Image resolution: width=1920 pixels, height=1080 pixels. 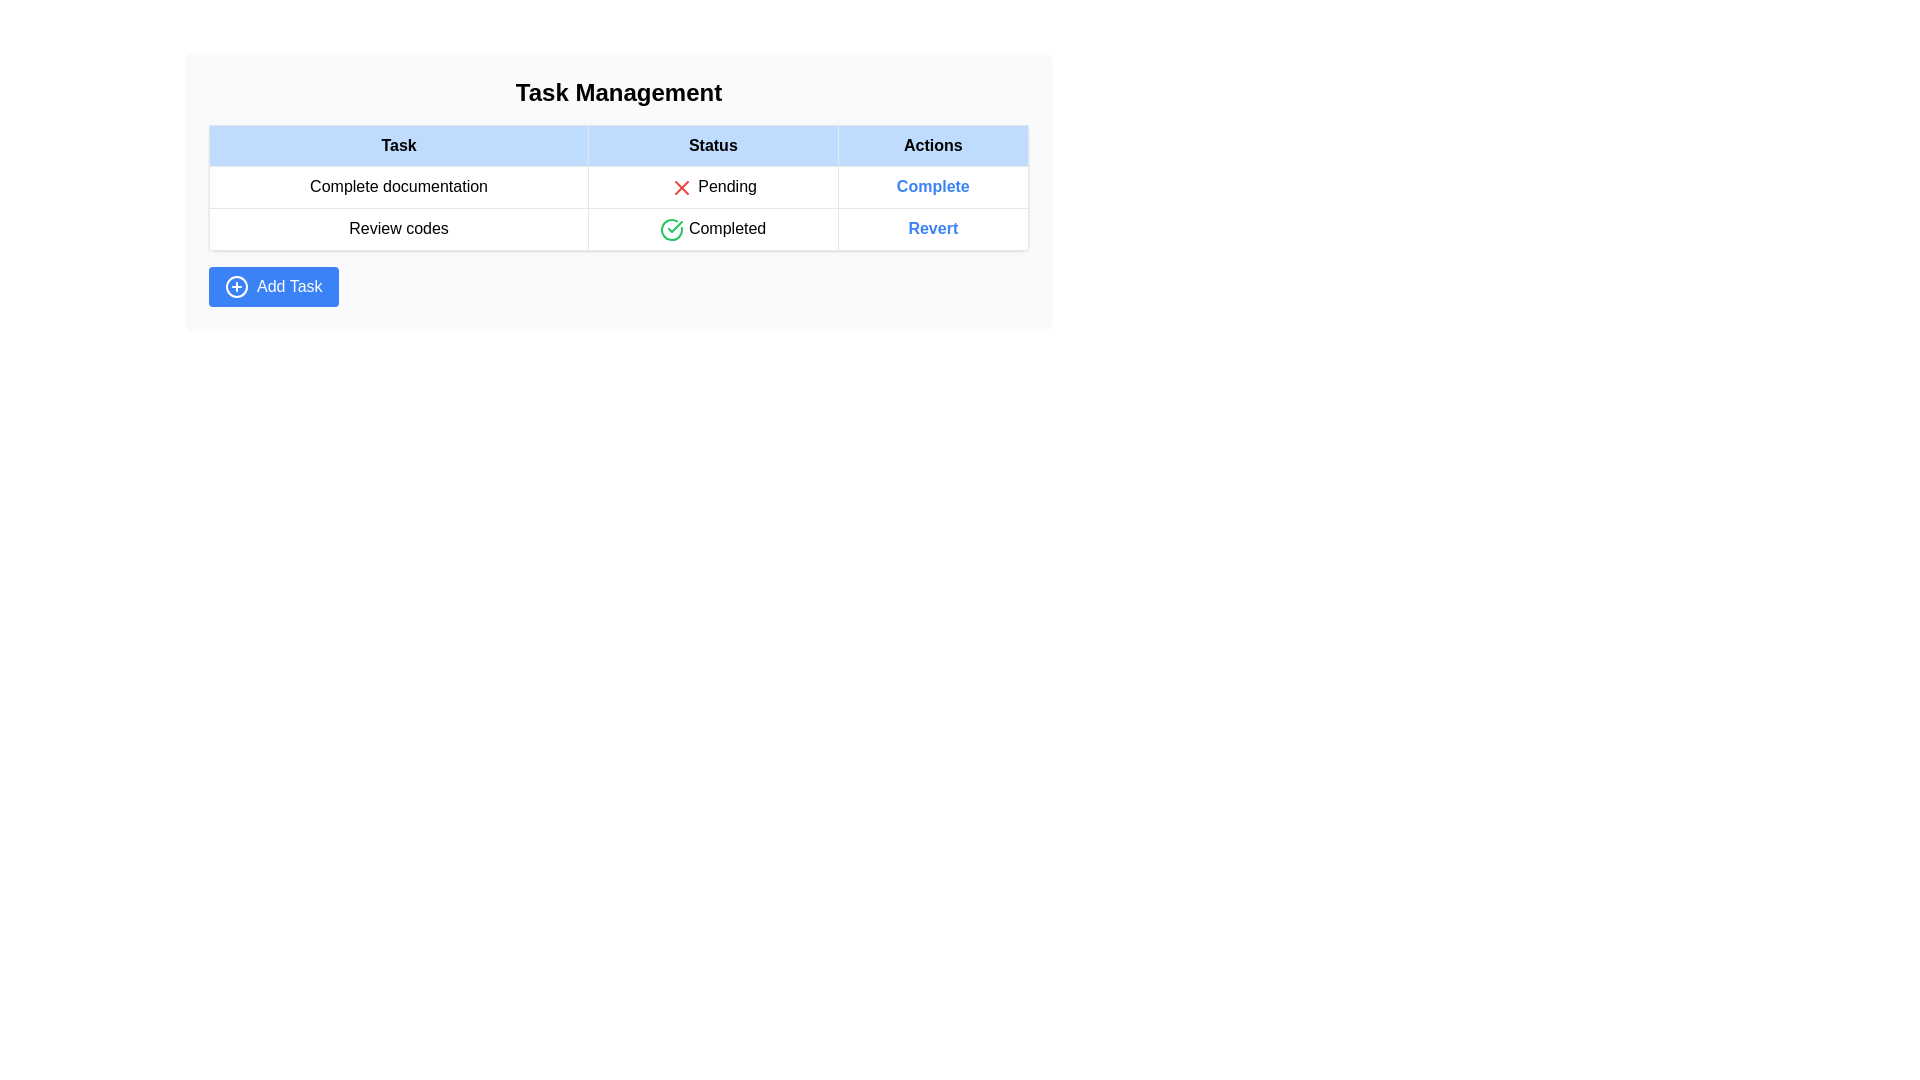 What do you see at coordinates (236, 285) in the screenshot?
I see `the small circular icon with a plus sign in its center, which has a blue background and white outline, located inside the 'Add Task' button at the bottom-left of the task management panel` at bounding box center [236, 285].